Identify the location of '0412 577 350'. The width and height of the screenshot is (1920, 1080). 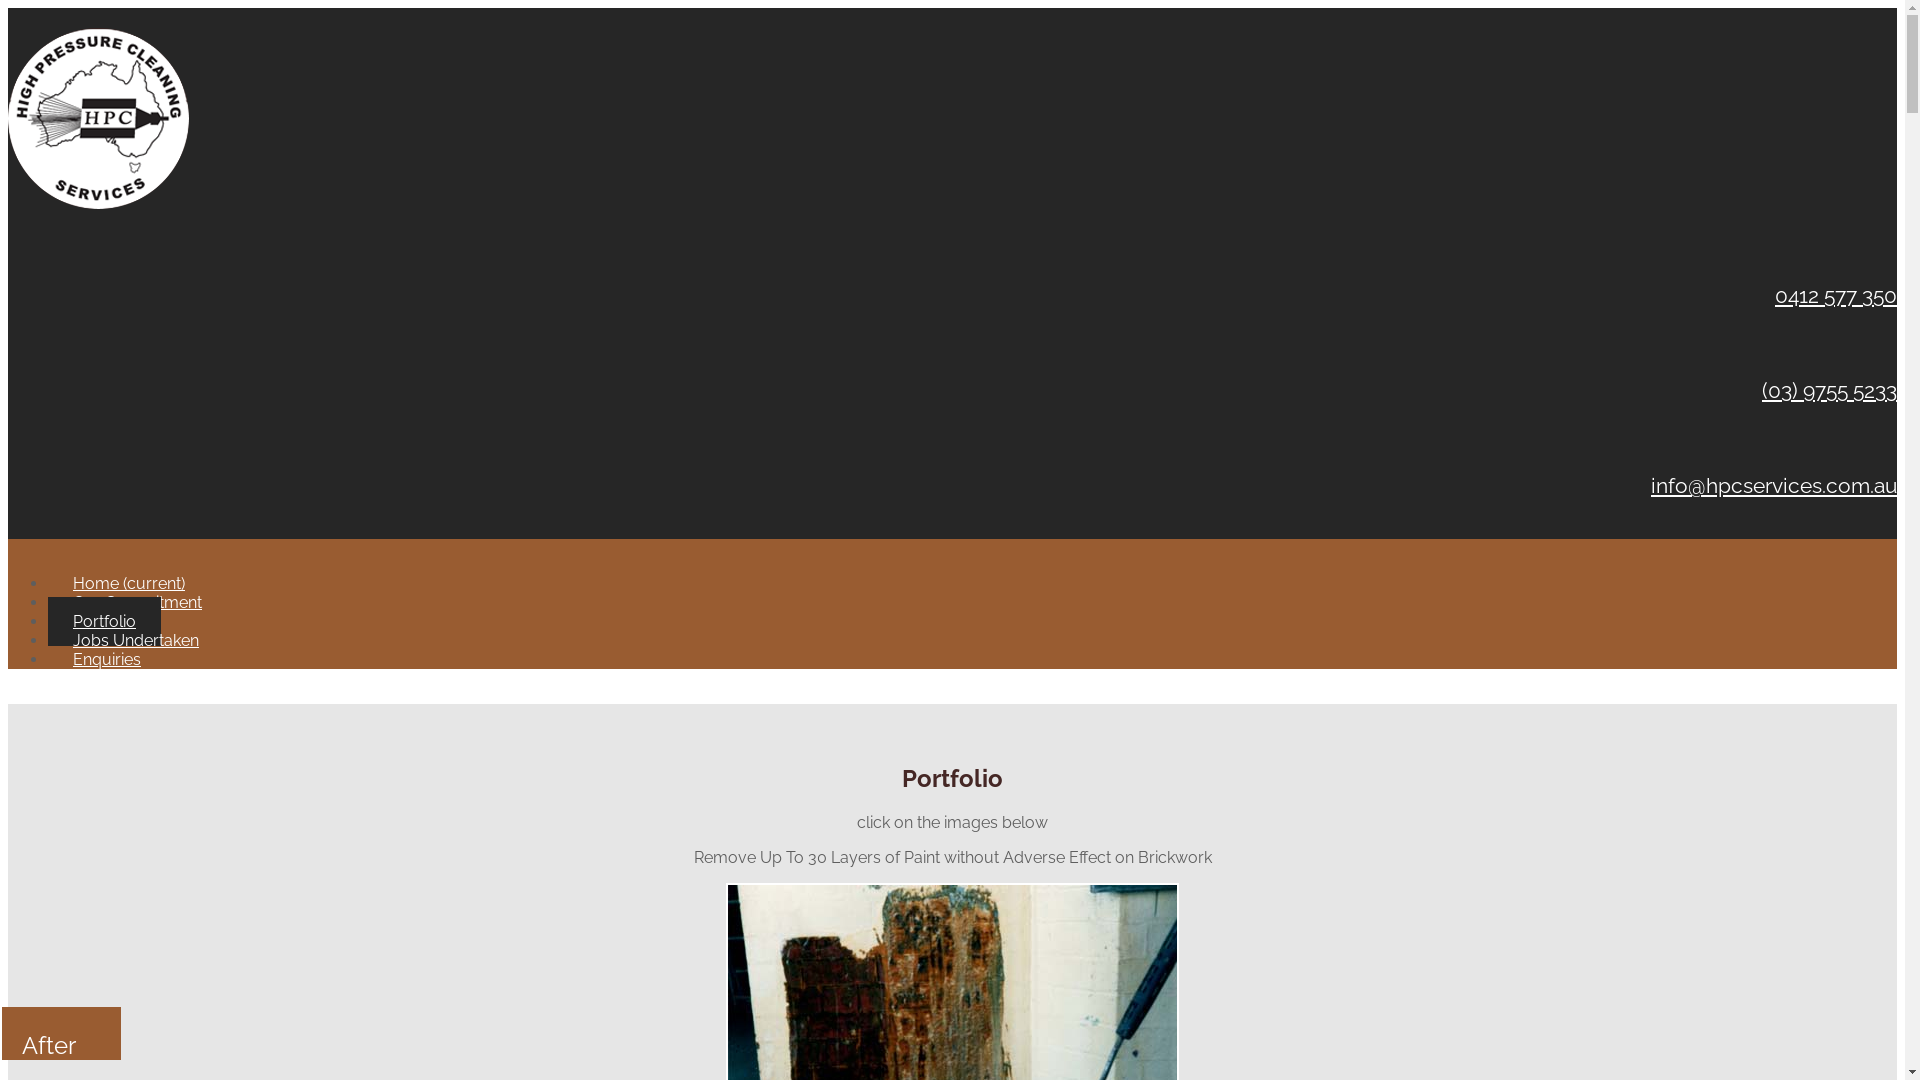
(1775, 295).